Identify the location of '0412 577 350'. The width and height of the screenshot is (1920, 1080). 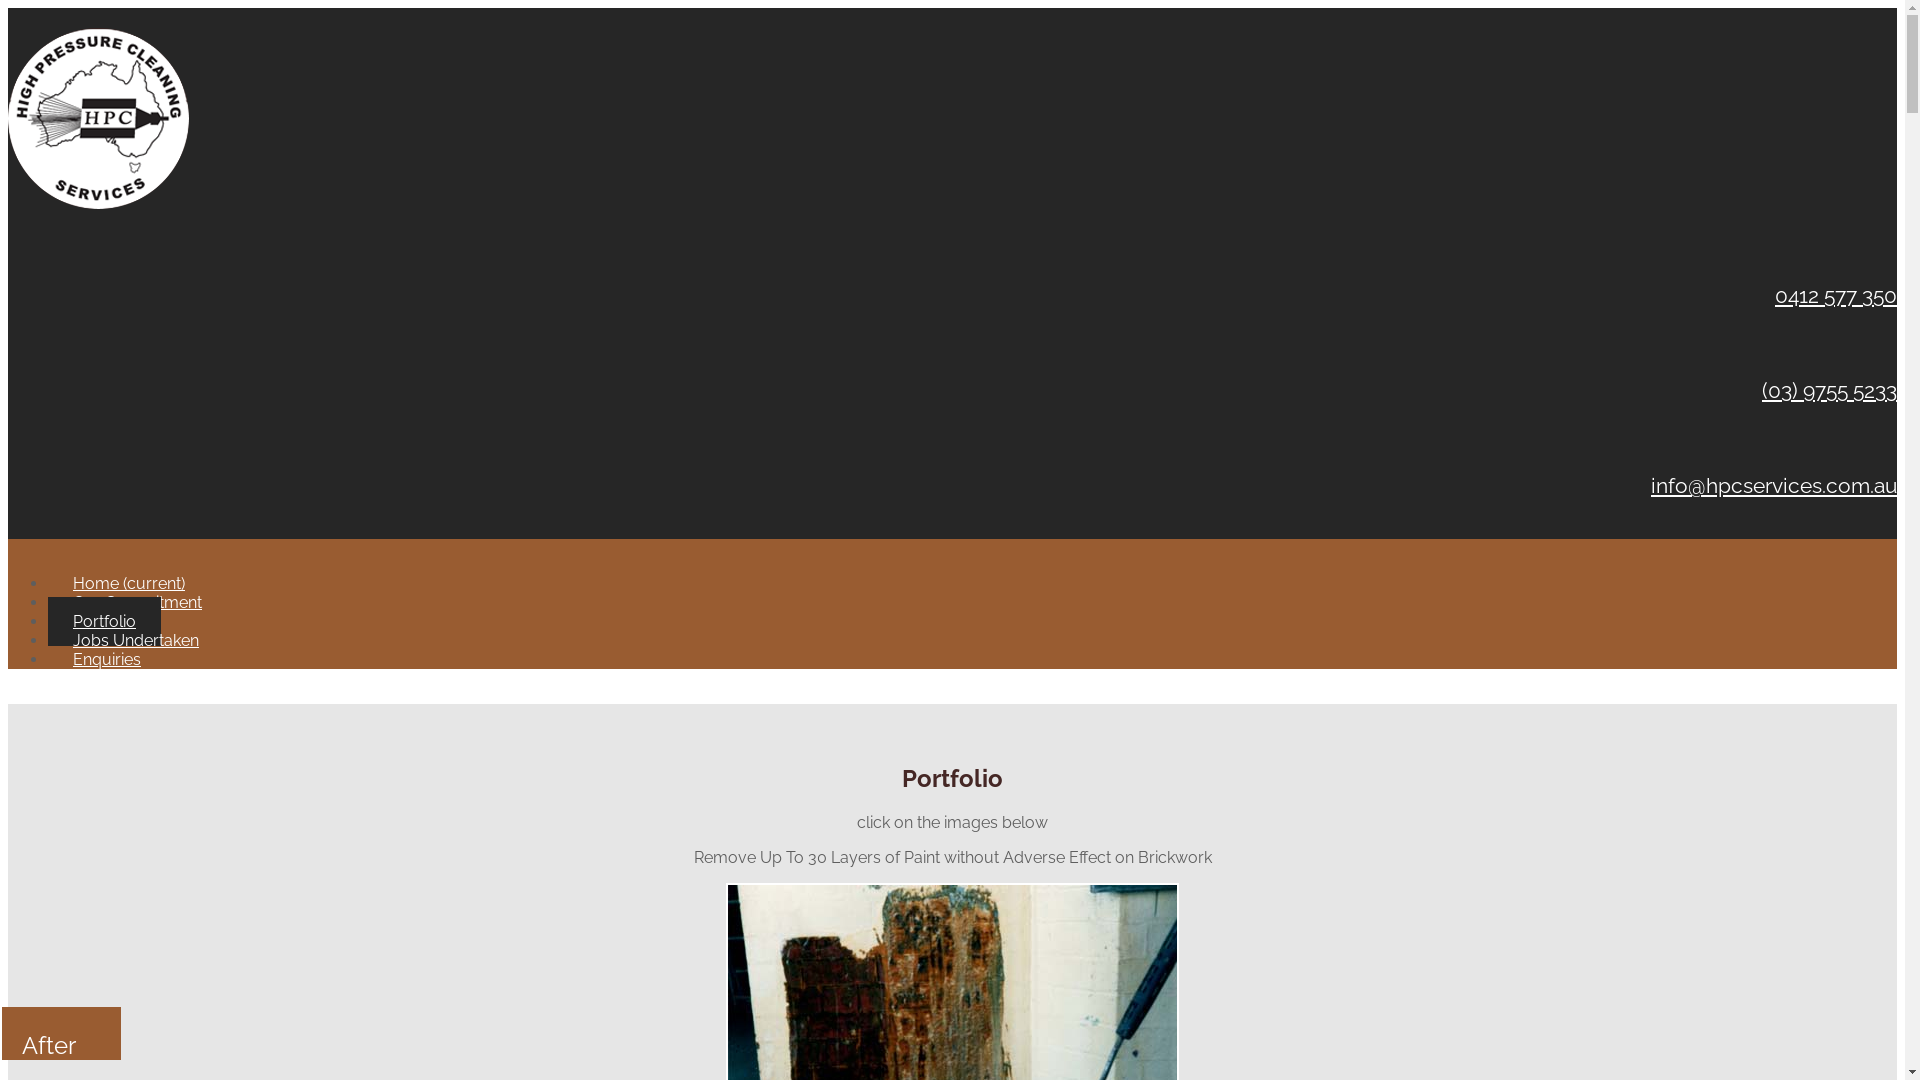
(1775, 295).